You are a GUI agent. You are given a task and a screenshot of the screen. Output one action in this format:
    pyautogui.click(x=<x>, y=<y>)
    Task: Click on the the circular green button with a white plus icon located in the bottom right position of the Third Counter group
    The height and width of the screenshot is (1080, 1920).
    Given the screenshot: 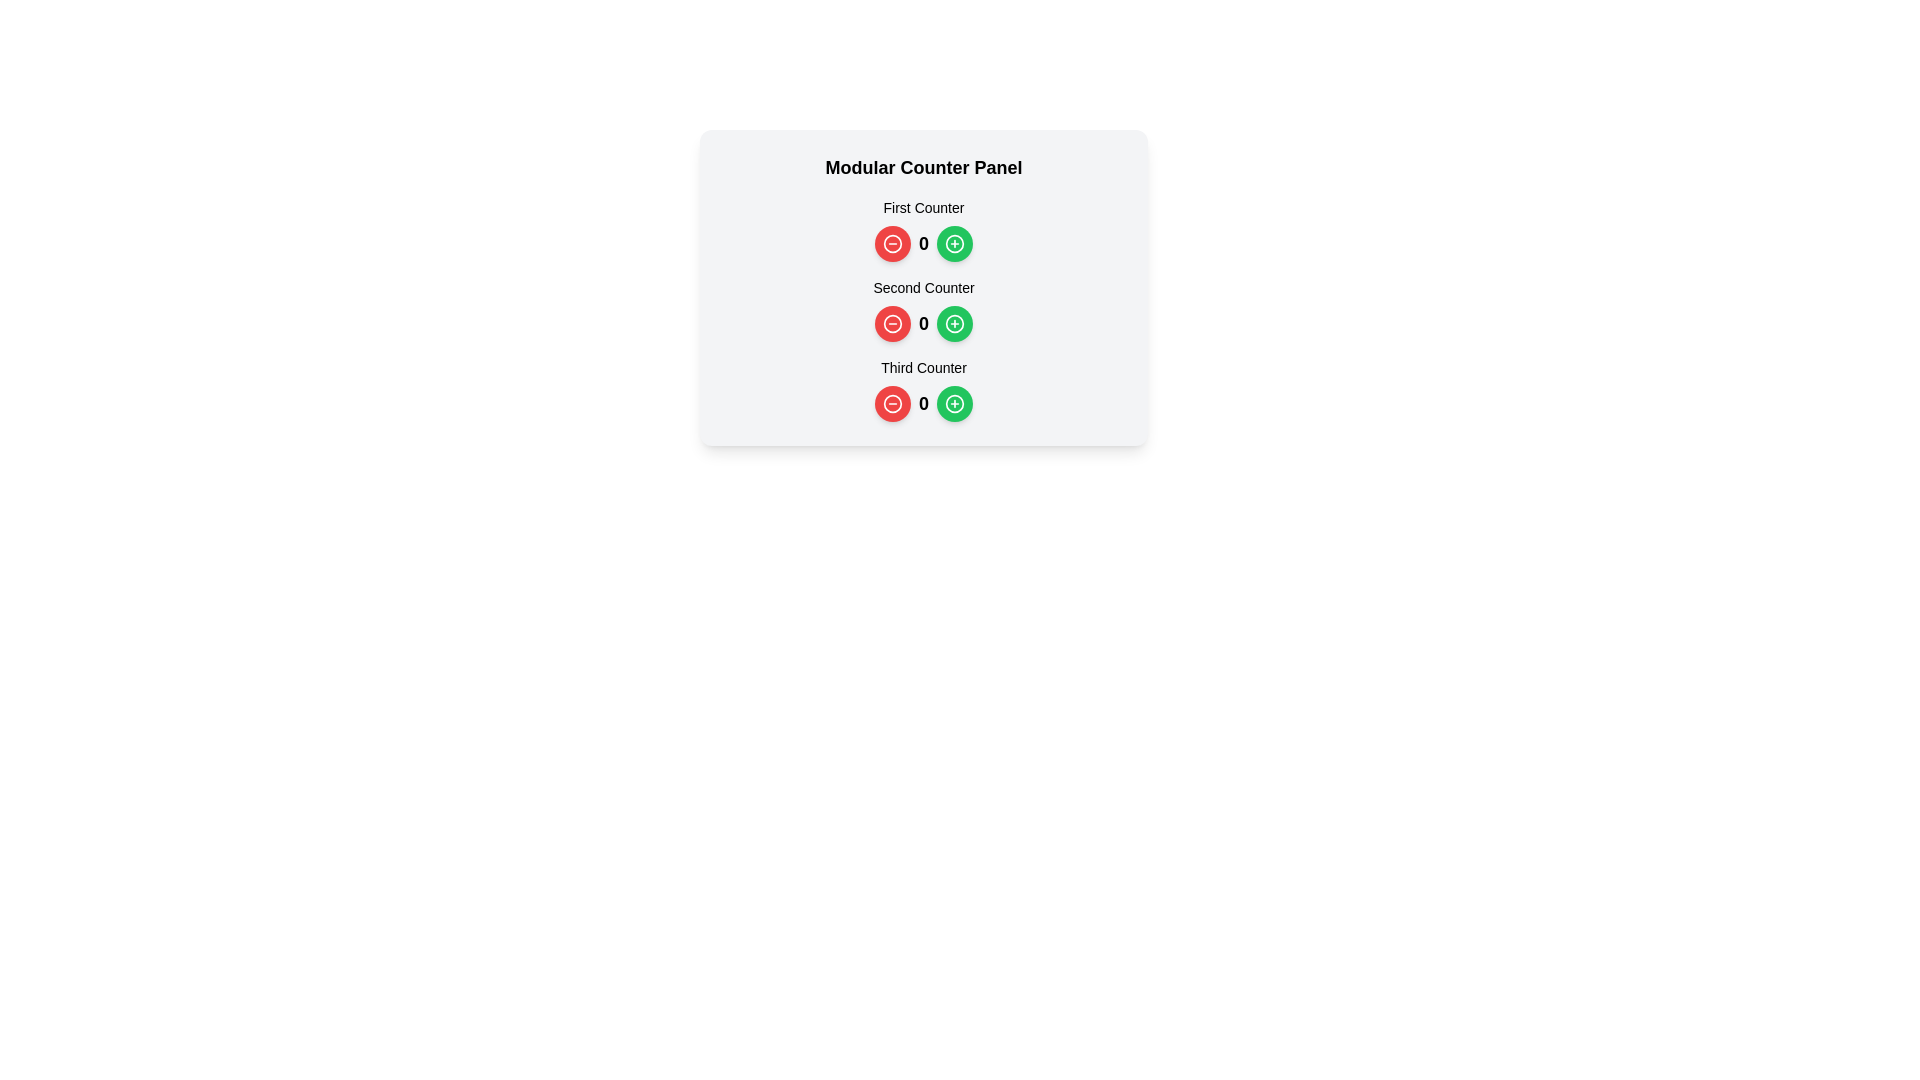 What is the action you would take?
    pyautogui.click(x=954, y=404)
    